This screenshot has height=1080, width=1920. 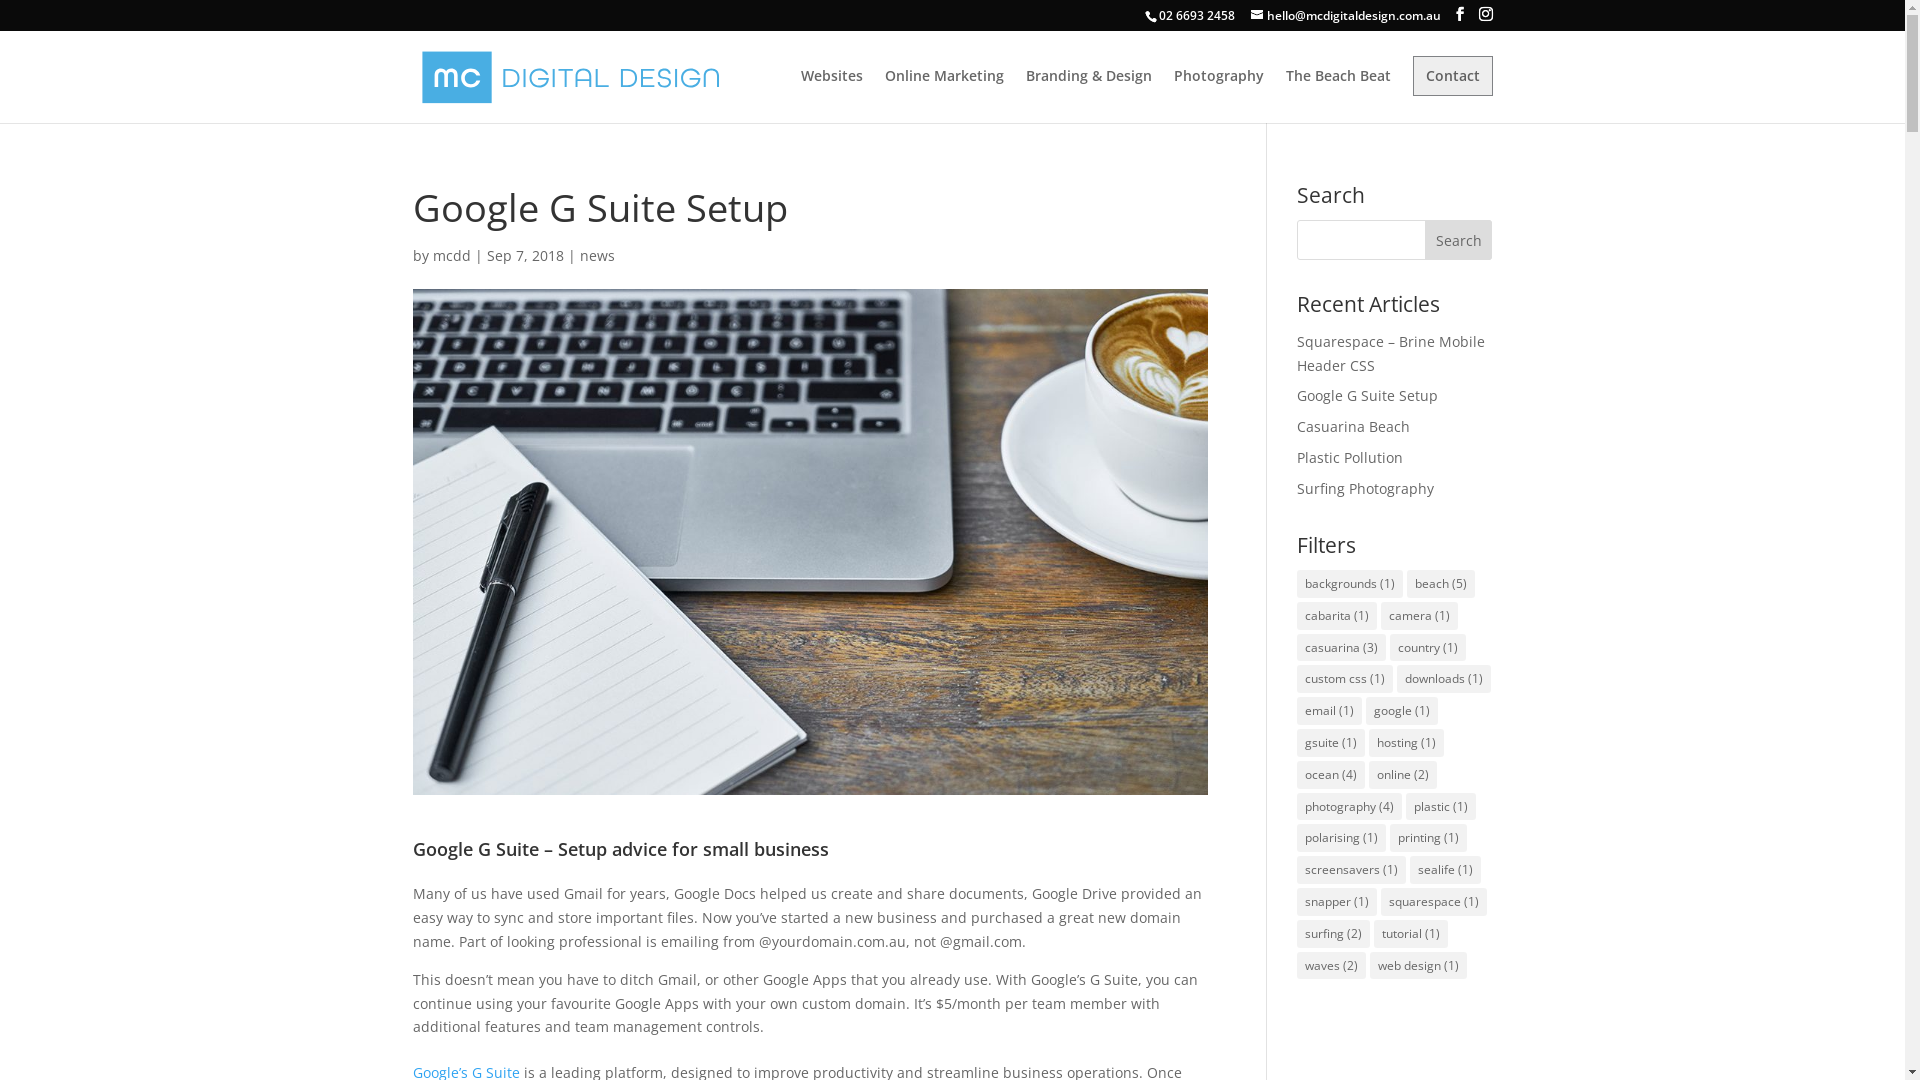 What do you see at coordinates (1459, 238) in the screenshot?
I see `'Search'` at bounding box center [1459, 238].